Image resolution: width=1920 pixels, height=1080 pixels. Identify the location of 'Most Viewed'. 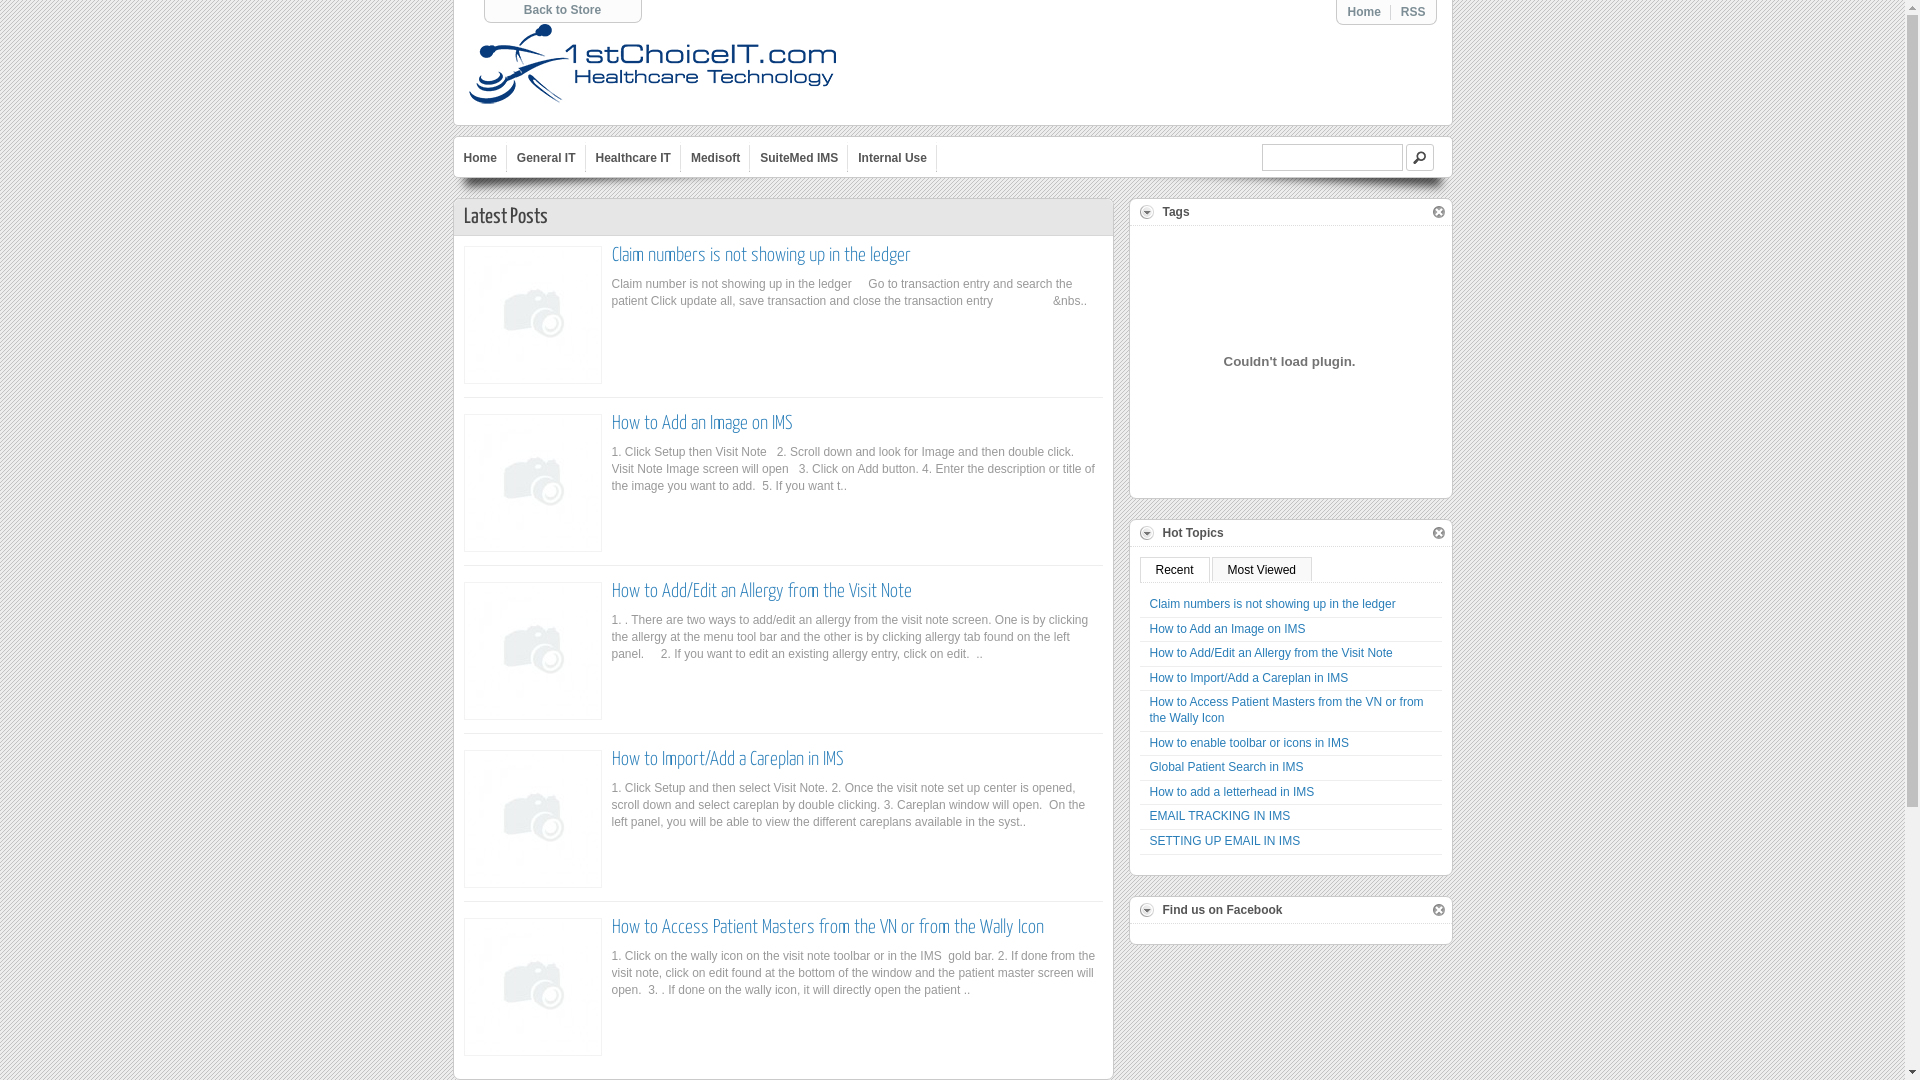
(1210, 569).